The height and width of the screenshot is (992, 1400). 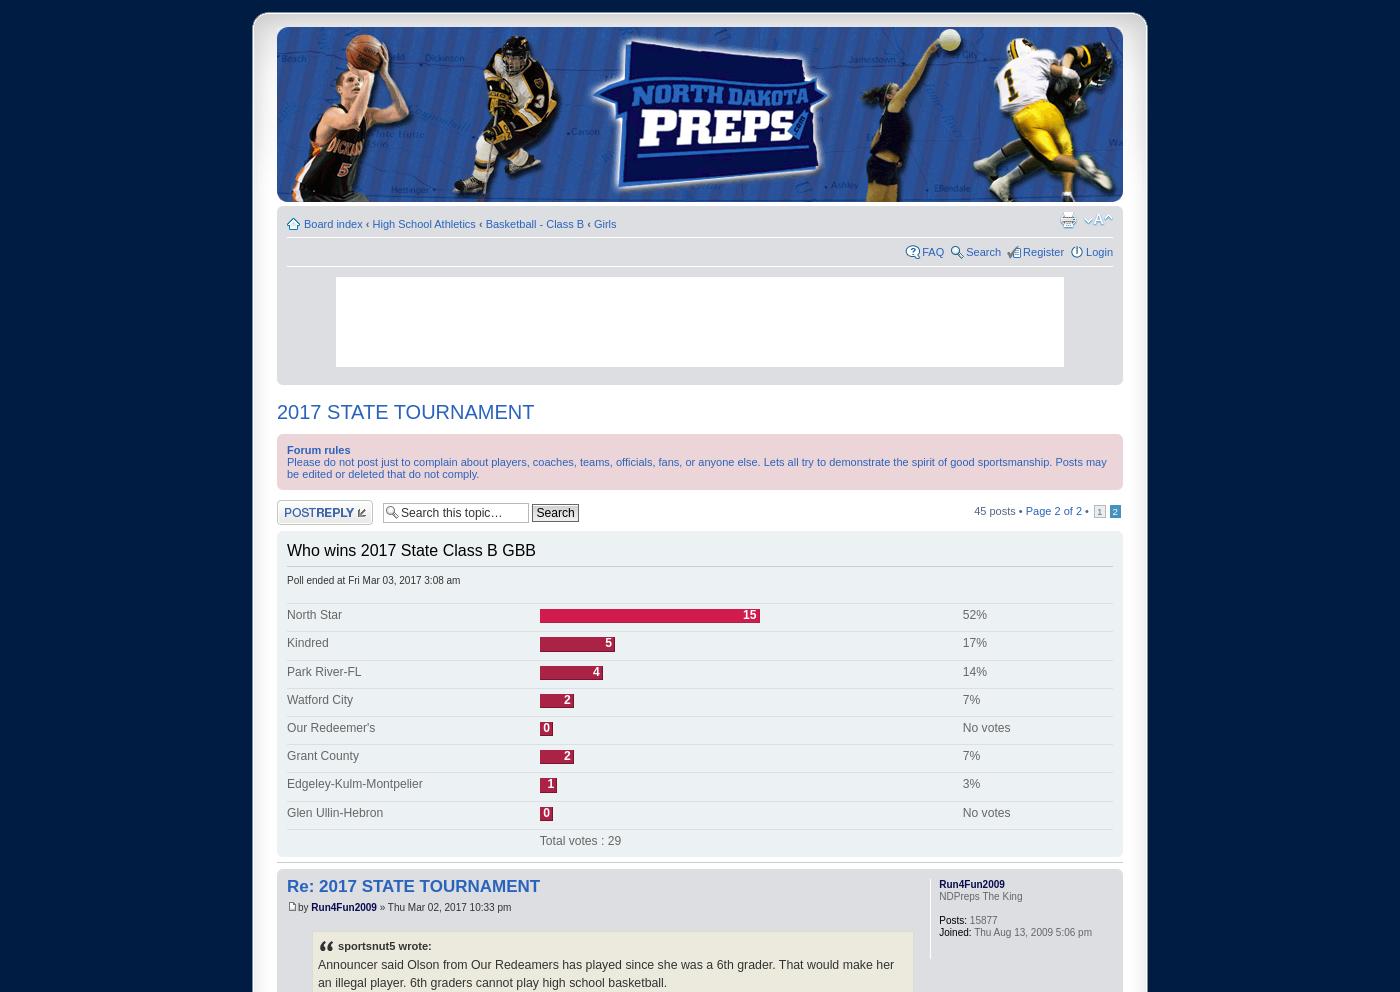 I want to click on 'sportsnut5 wrote:', so click(x=384, y=944).